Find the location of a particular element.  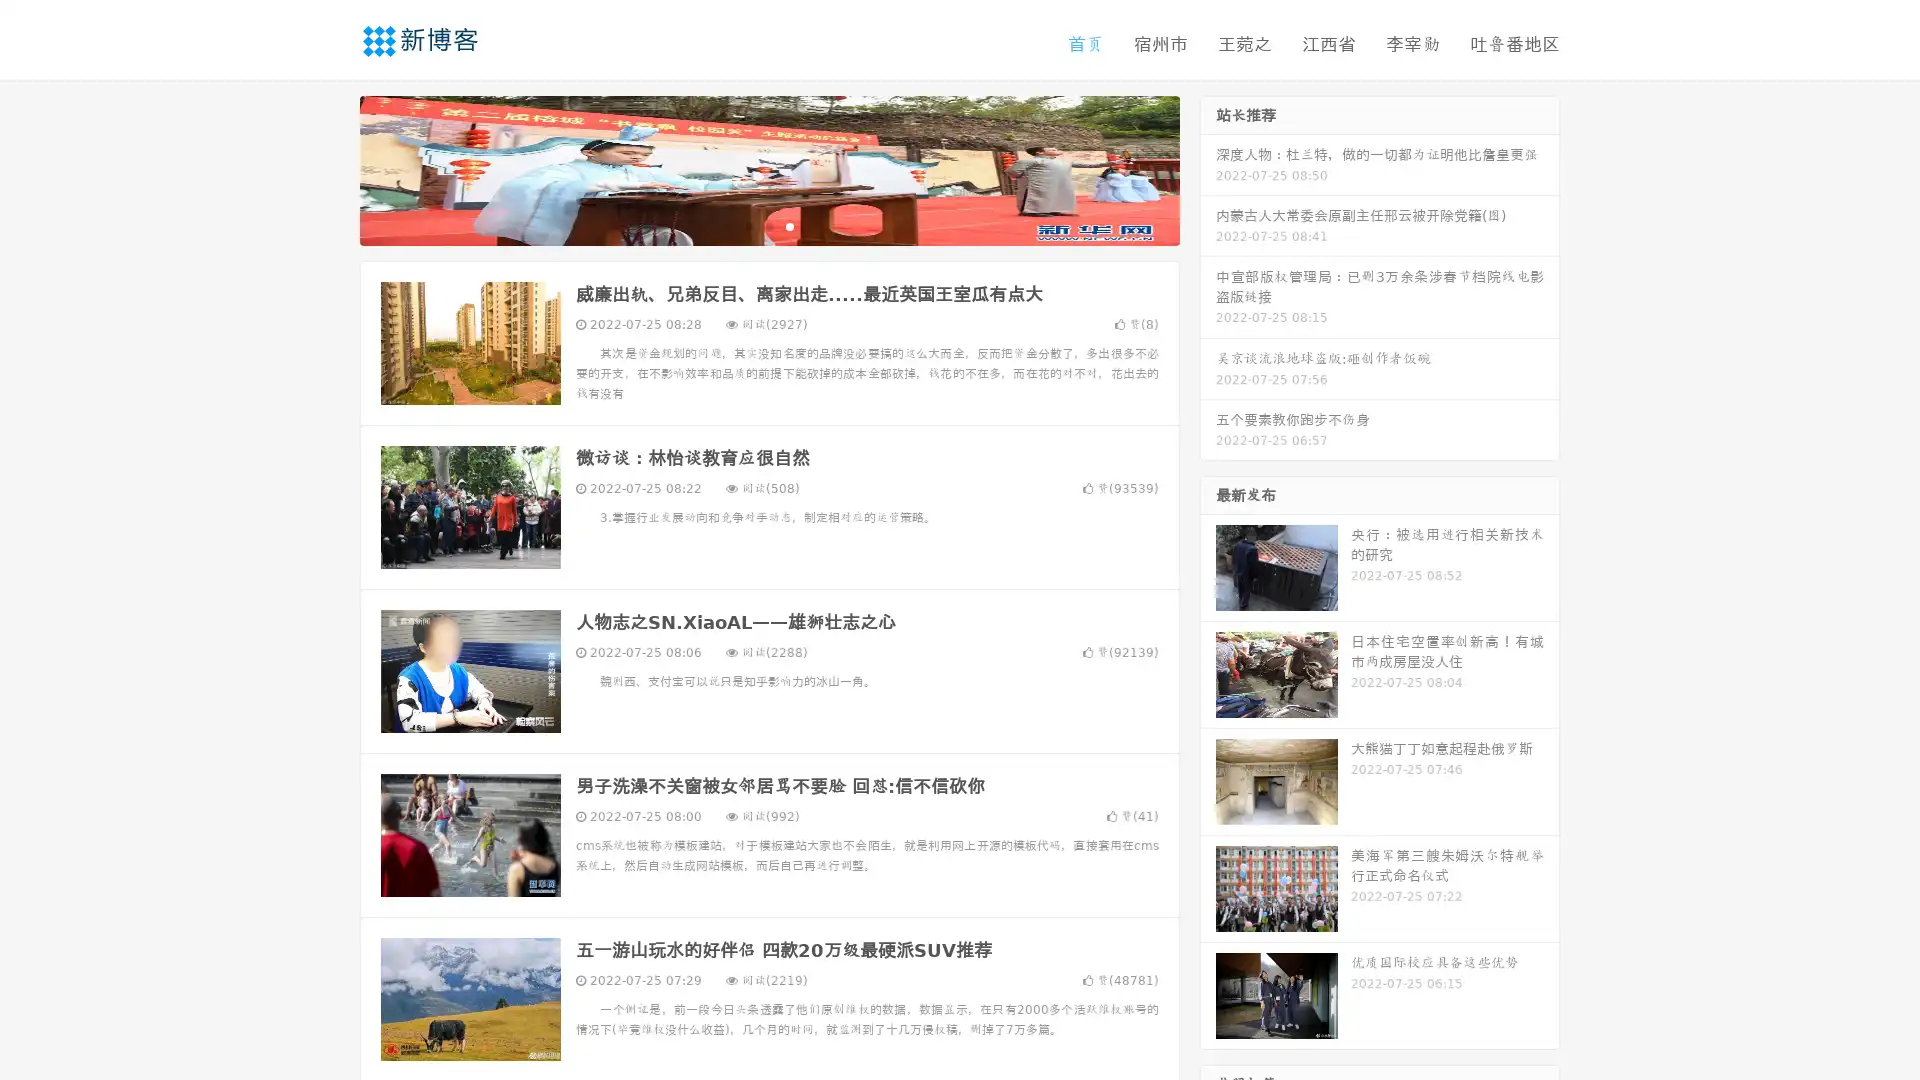

Go to slide 2 is located at coordinates (768, 225).